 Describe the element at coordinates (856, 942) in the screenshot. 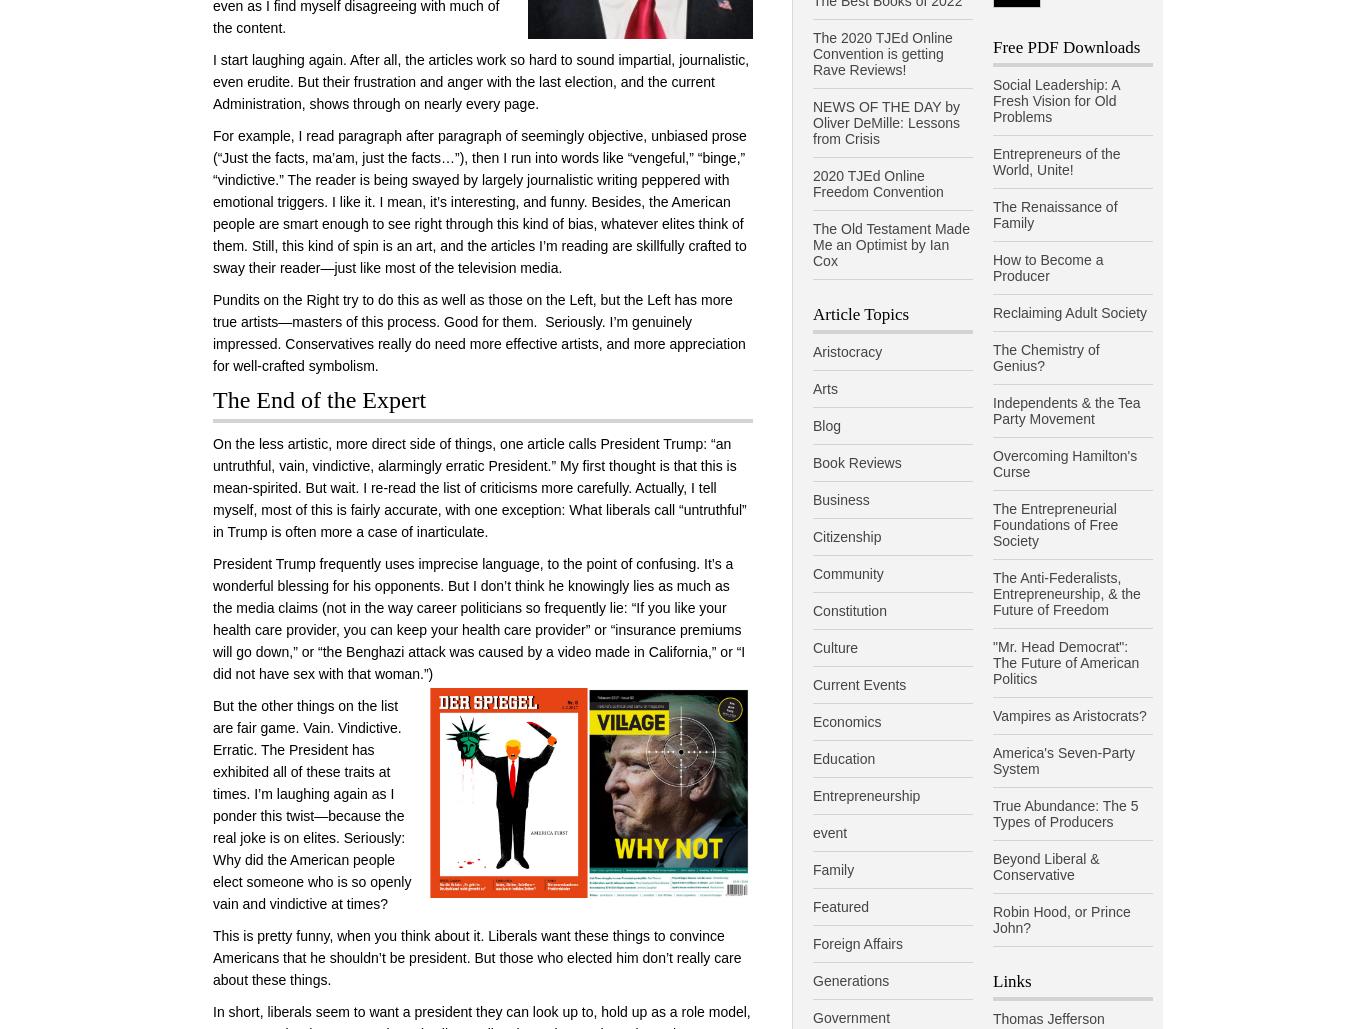

I see `'Foreign Affairs'` at that location.